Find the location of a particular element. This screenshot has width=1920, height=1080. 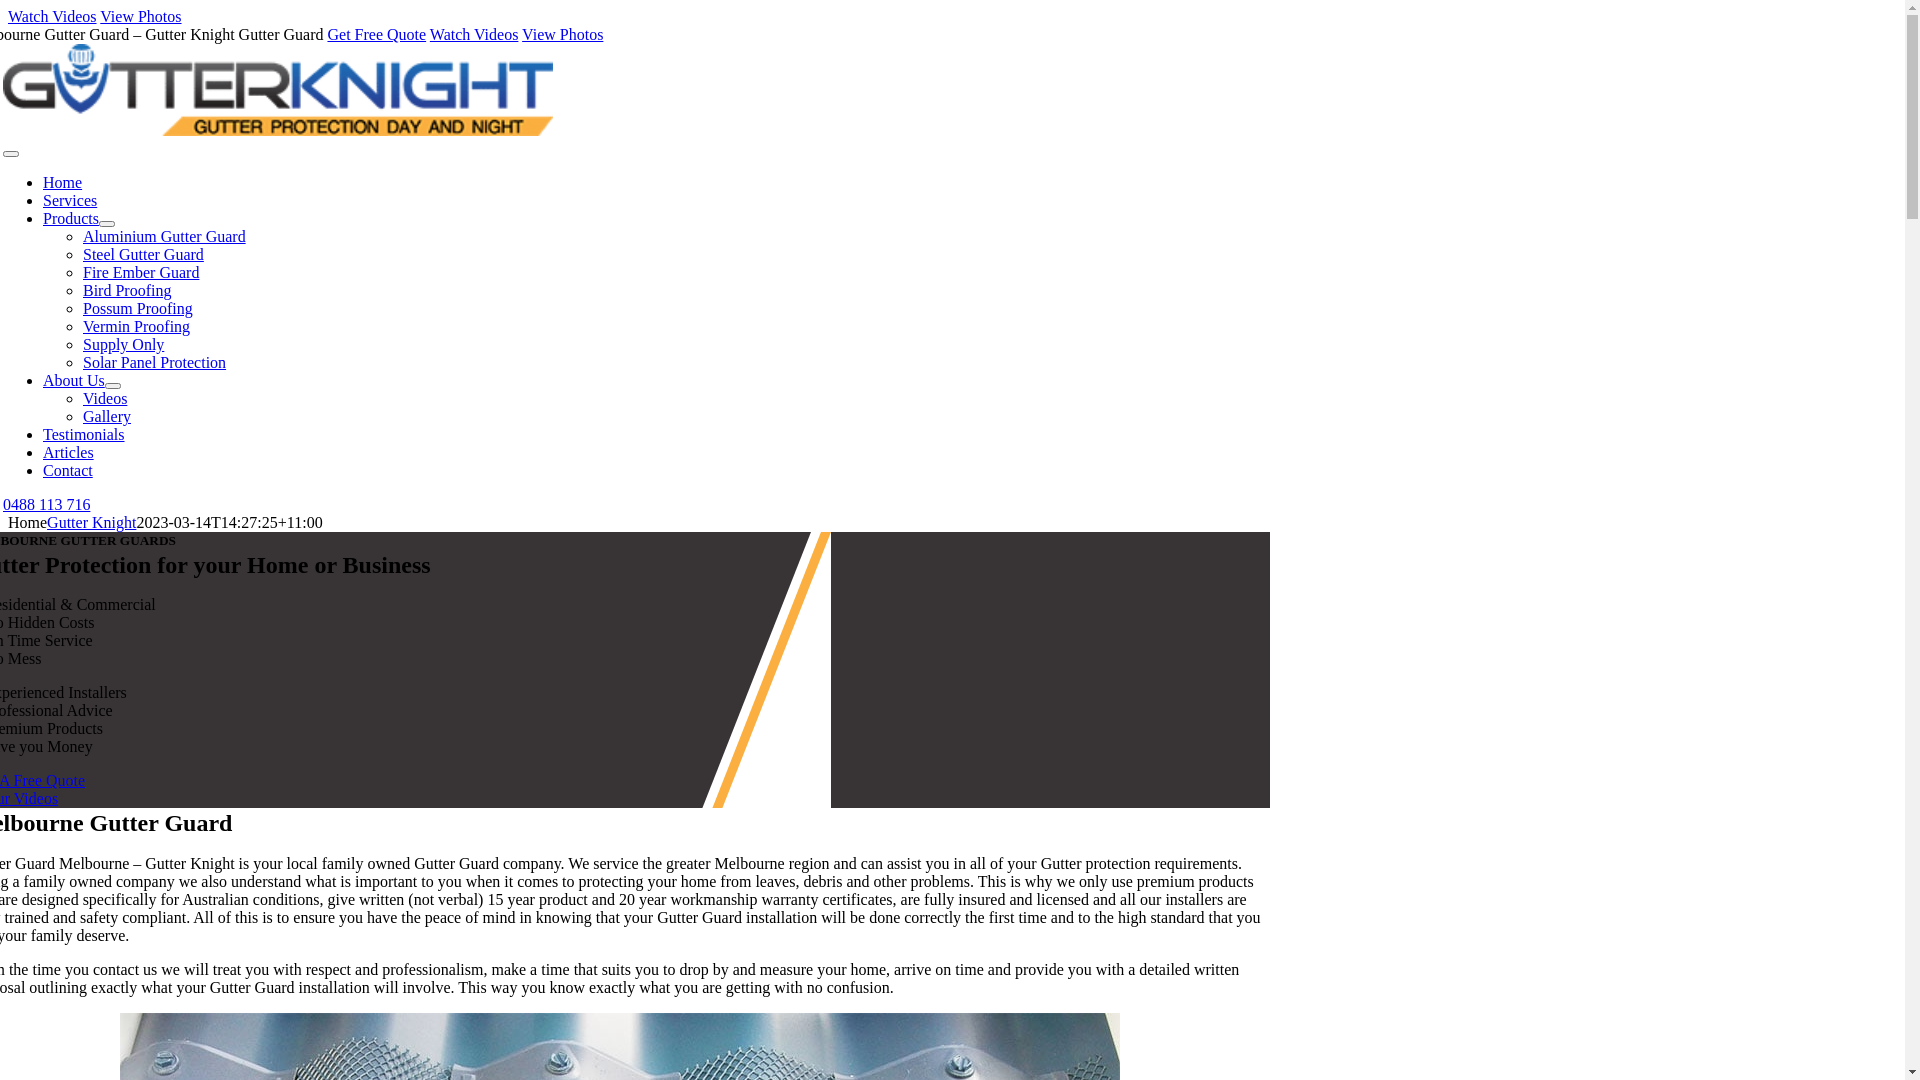

'Articles' is located at coordinates (68, 452).